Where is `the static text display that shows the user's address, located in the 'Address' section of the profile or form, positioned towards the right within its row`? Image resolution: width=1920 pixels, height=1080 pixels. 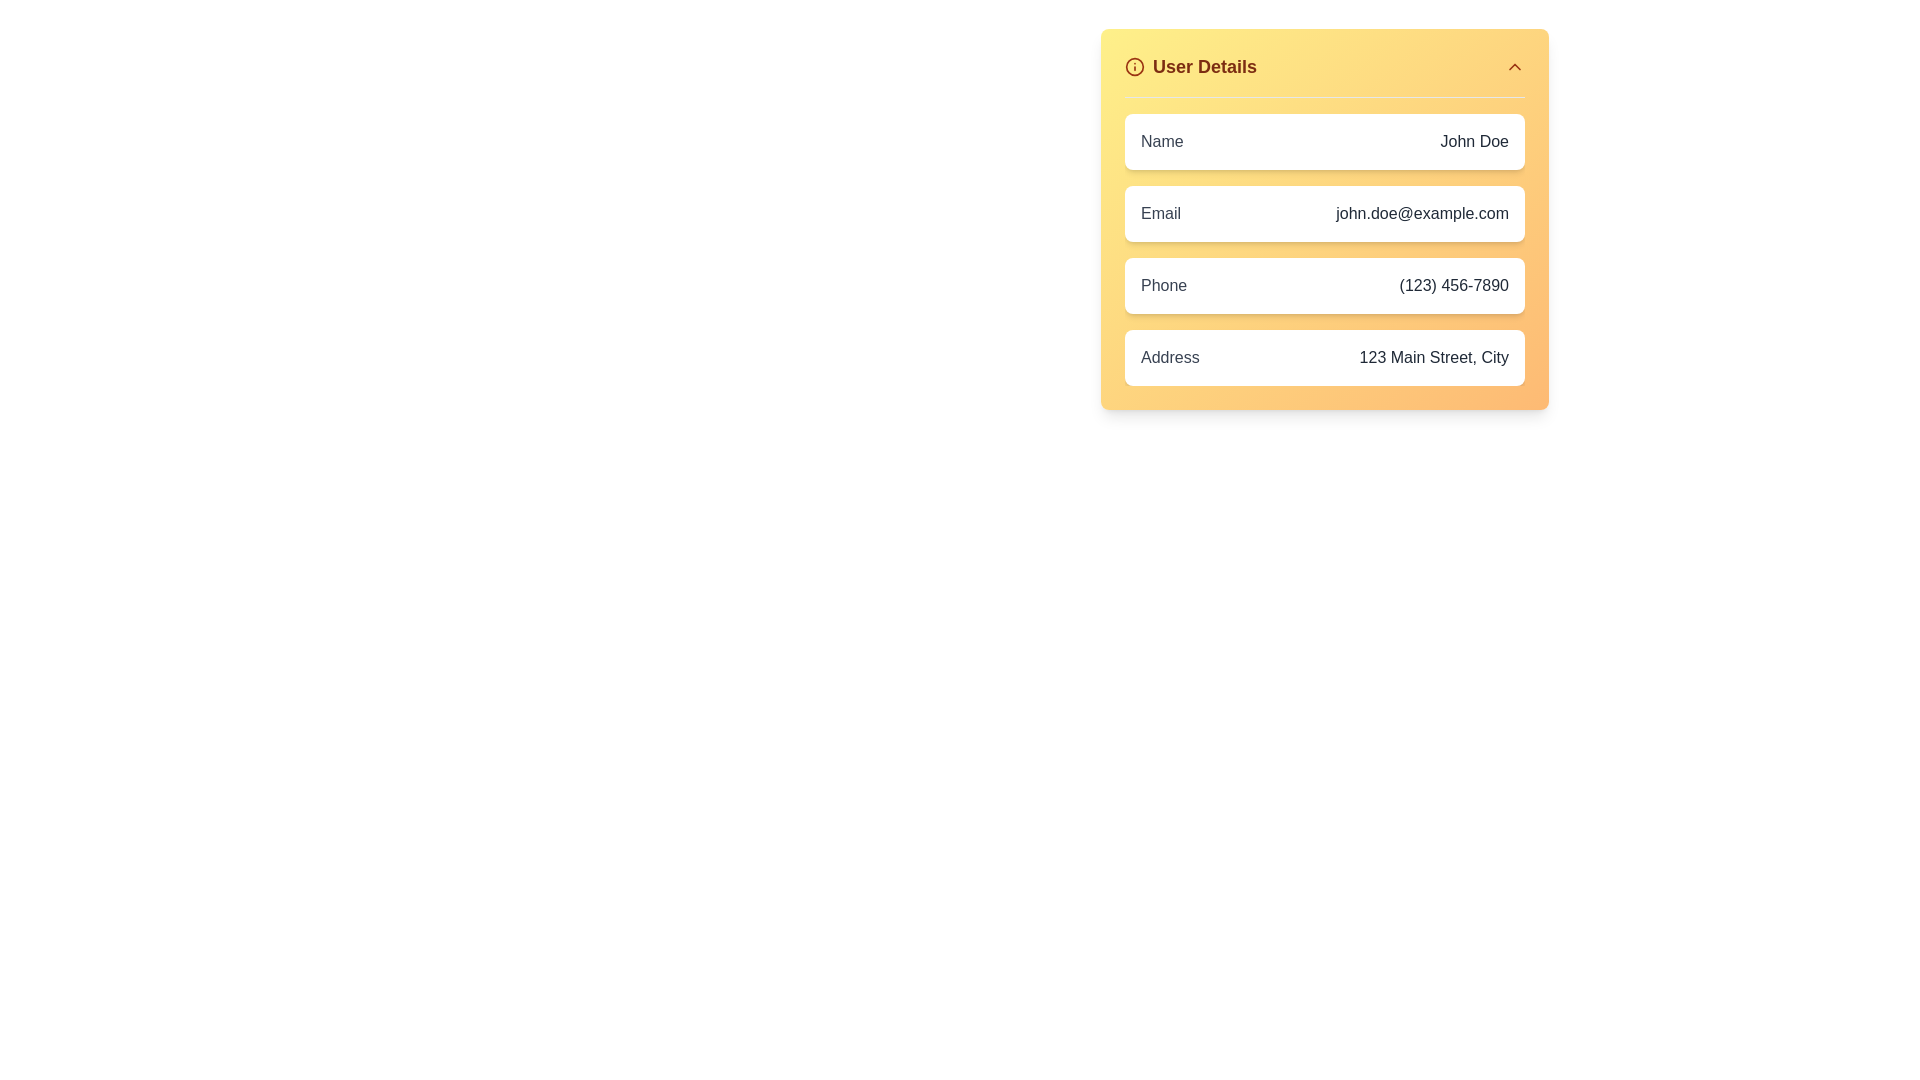
the static text display that shows the user's address, located in the 'Address' section of the profile or form, positioned towards the right within its row is located at coordinates (1433, 357).